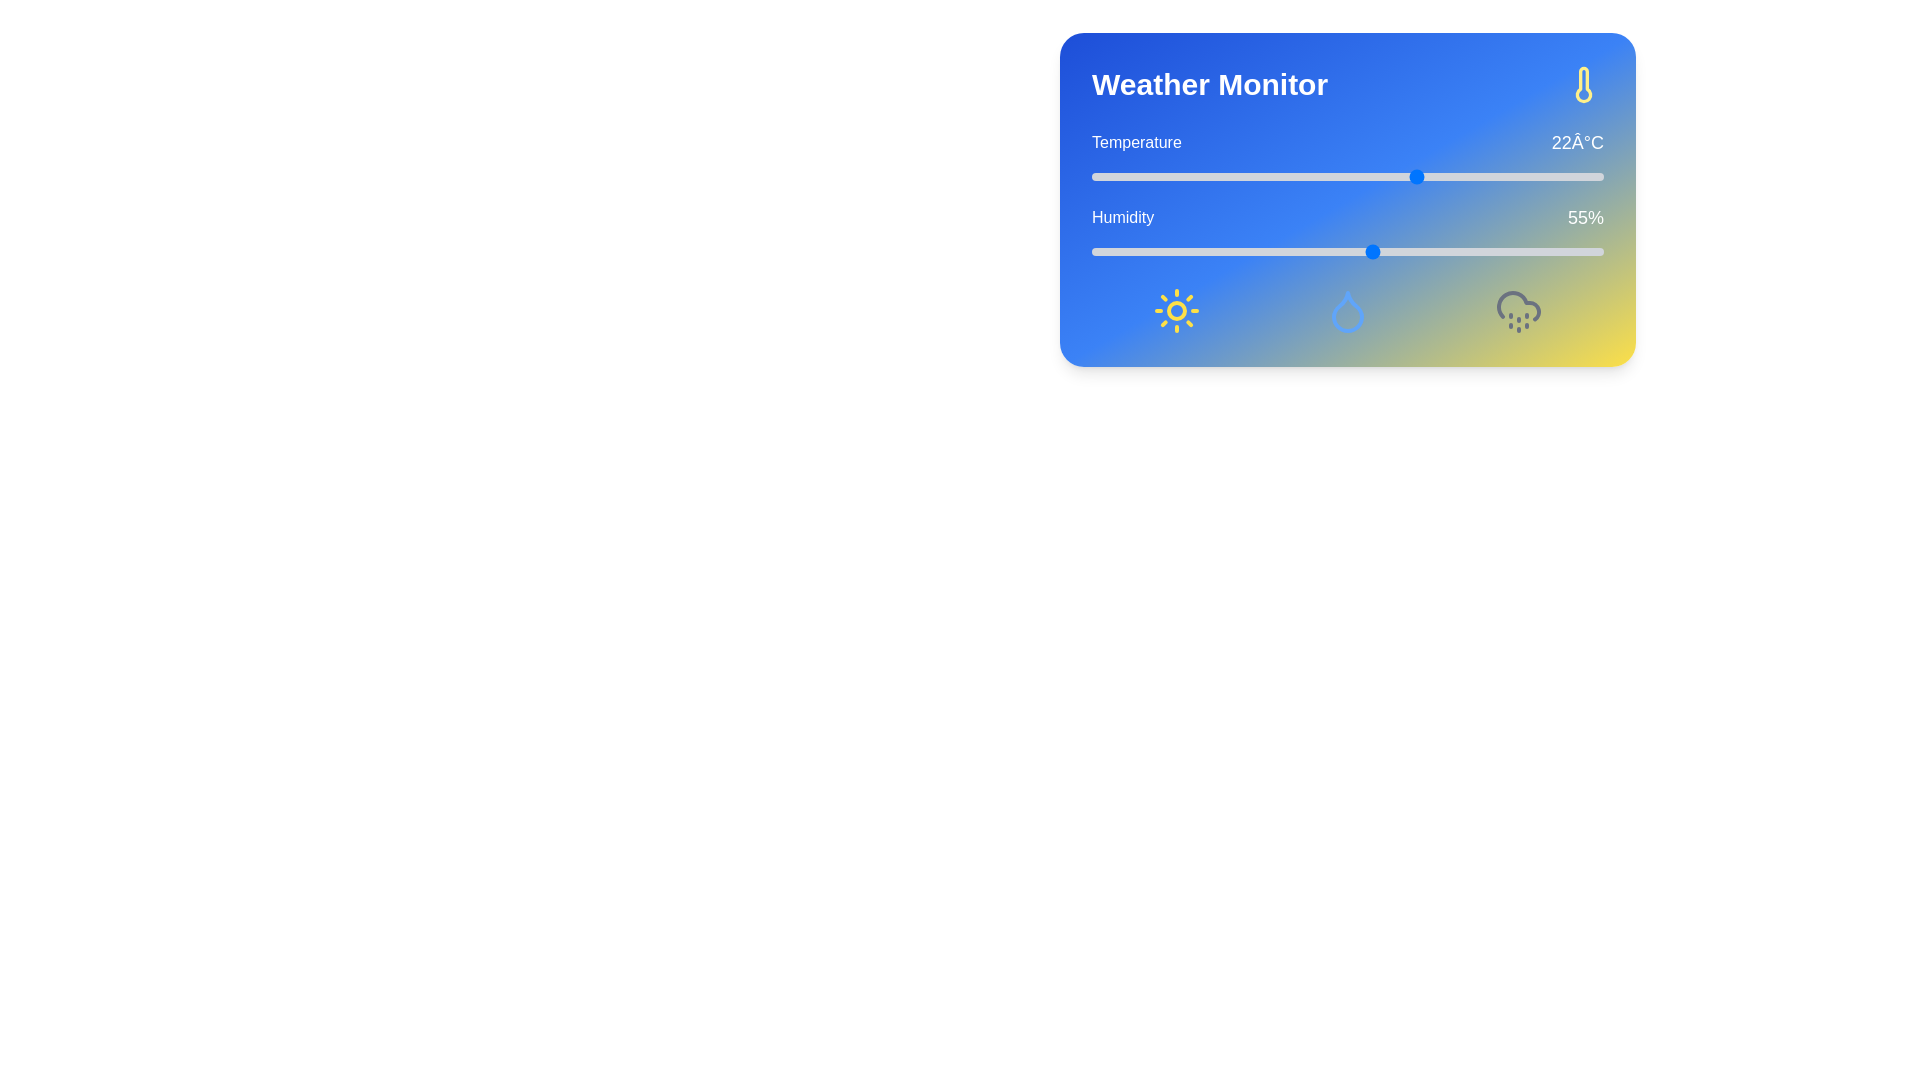 The width and height of the screenshot is (1920, 1080). What do you see at coordinates (1387, 250) in the screenshot?
I see `the humidity slider to 58%` at bounding box center [1387, 250].